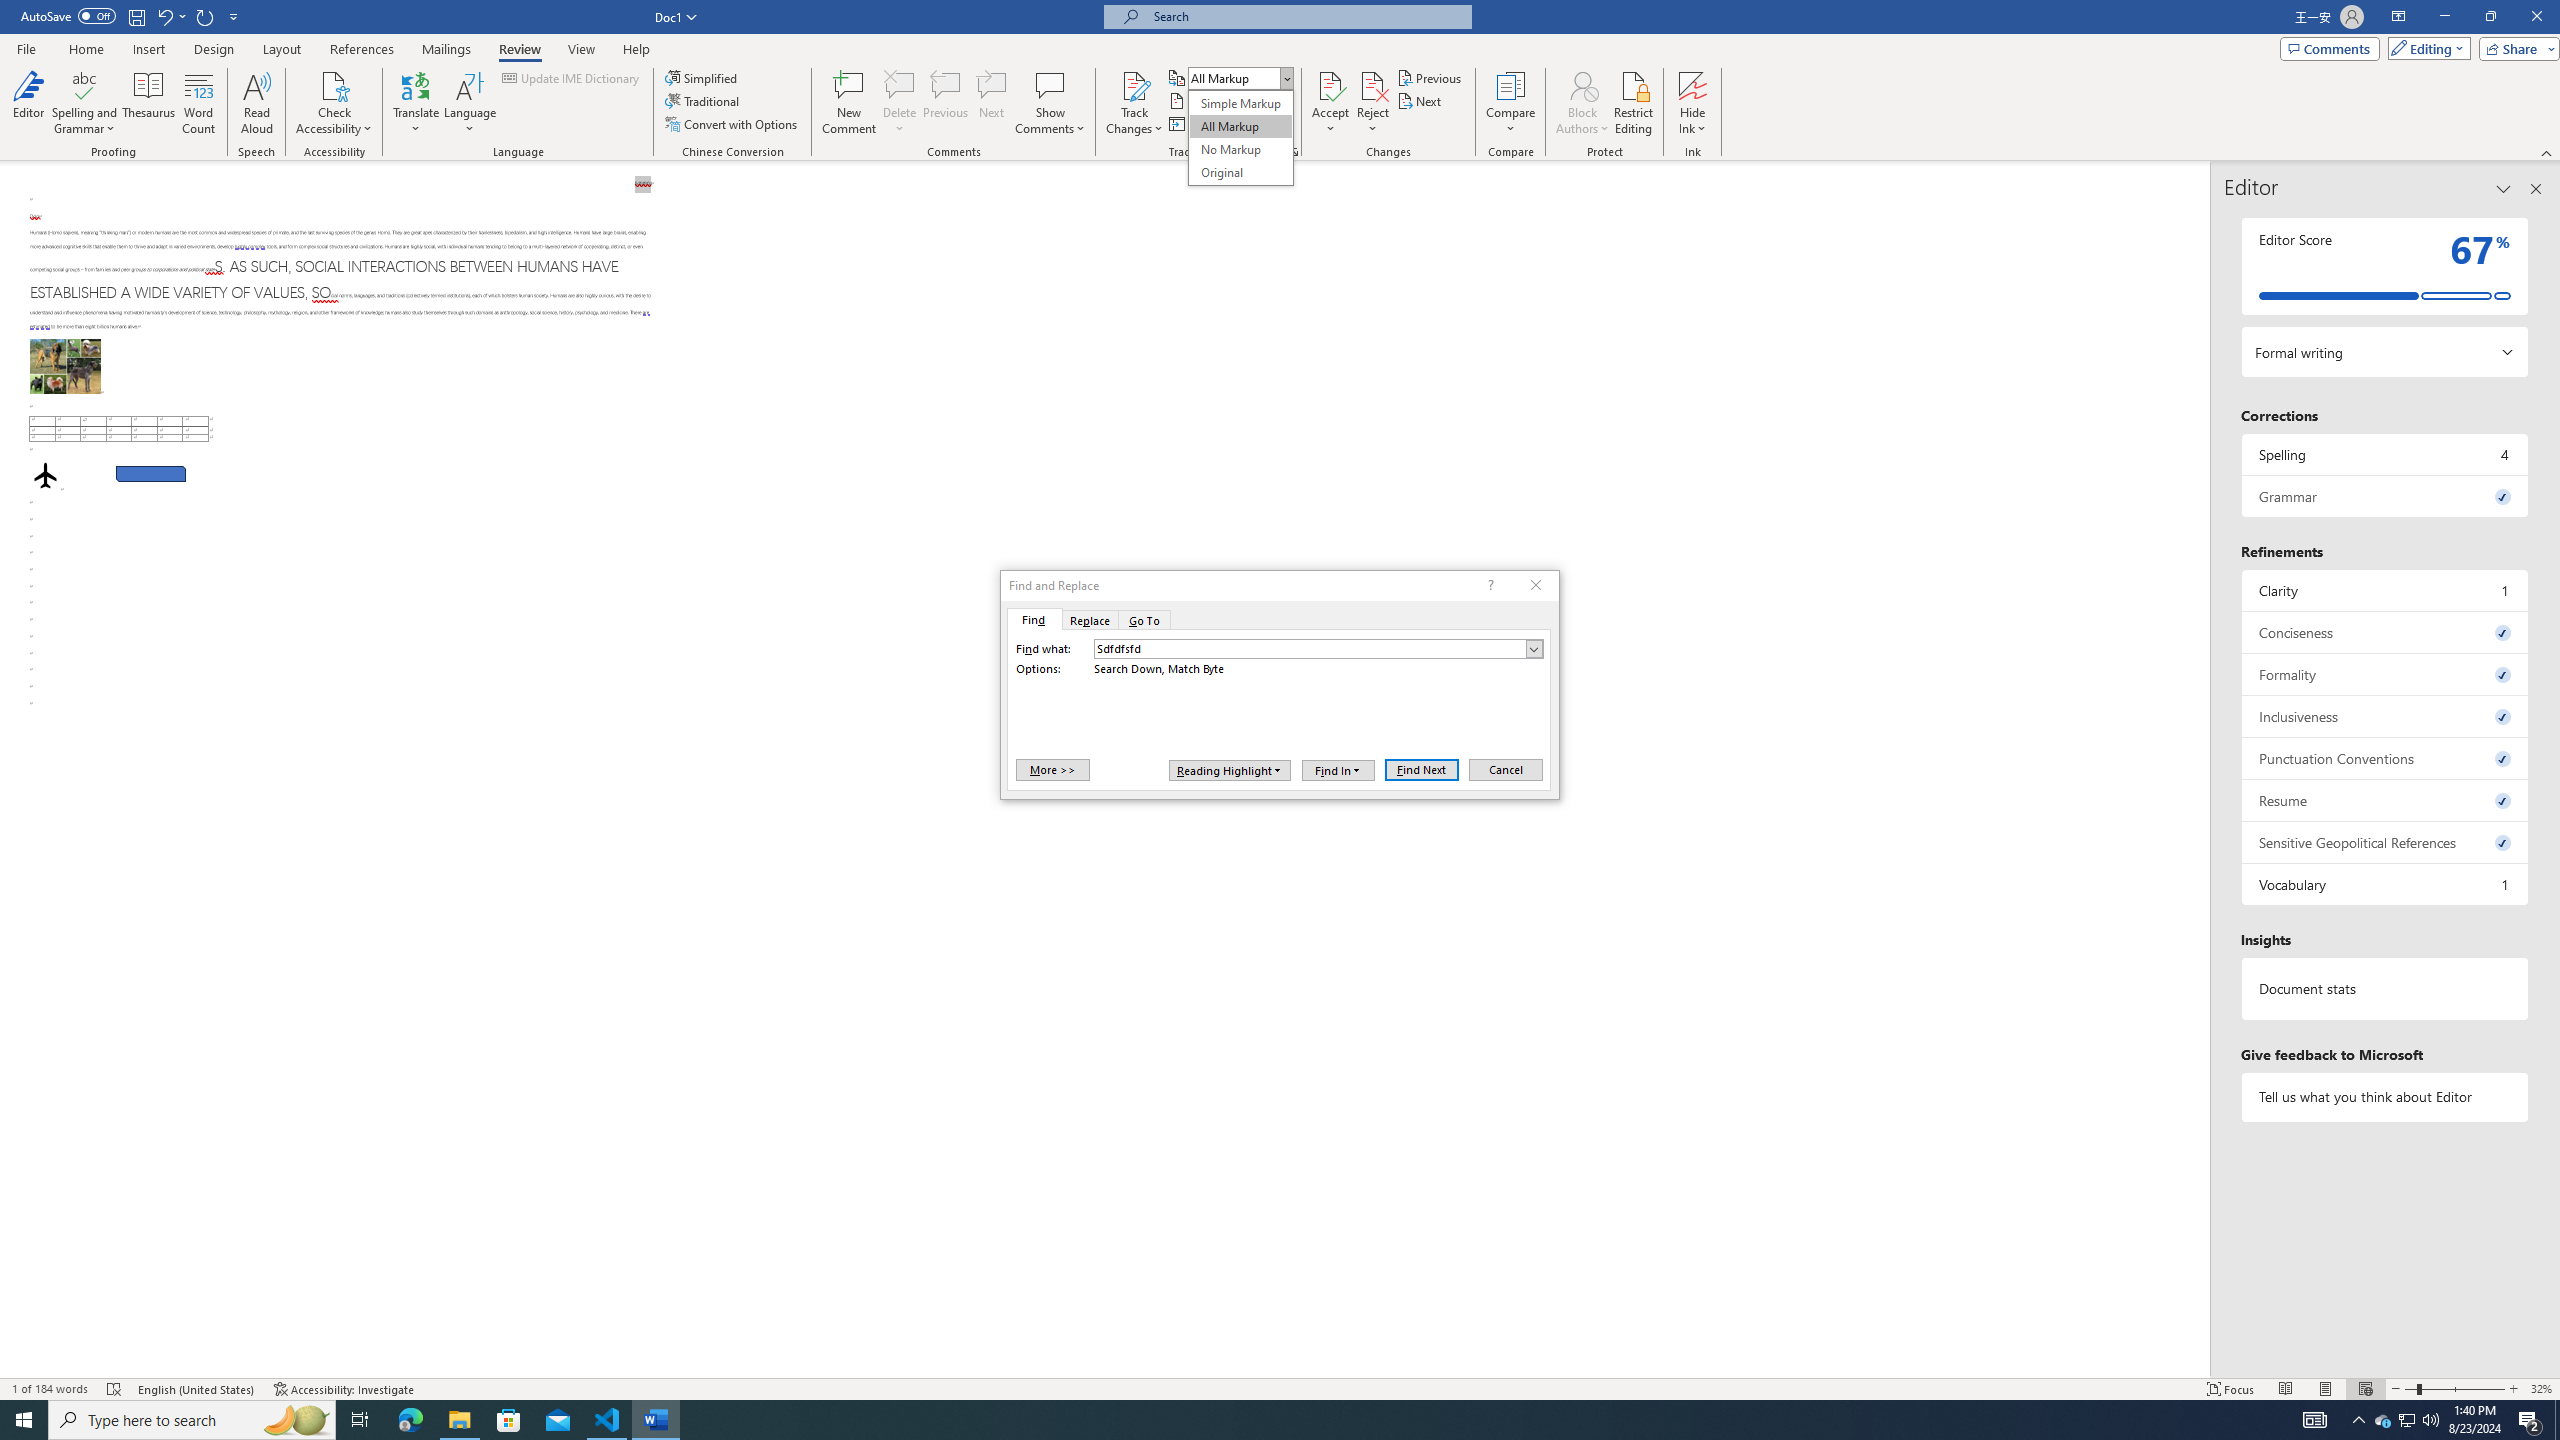  I want to click on '&Display for Review', so click(1239, 137).